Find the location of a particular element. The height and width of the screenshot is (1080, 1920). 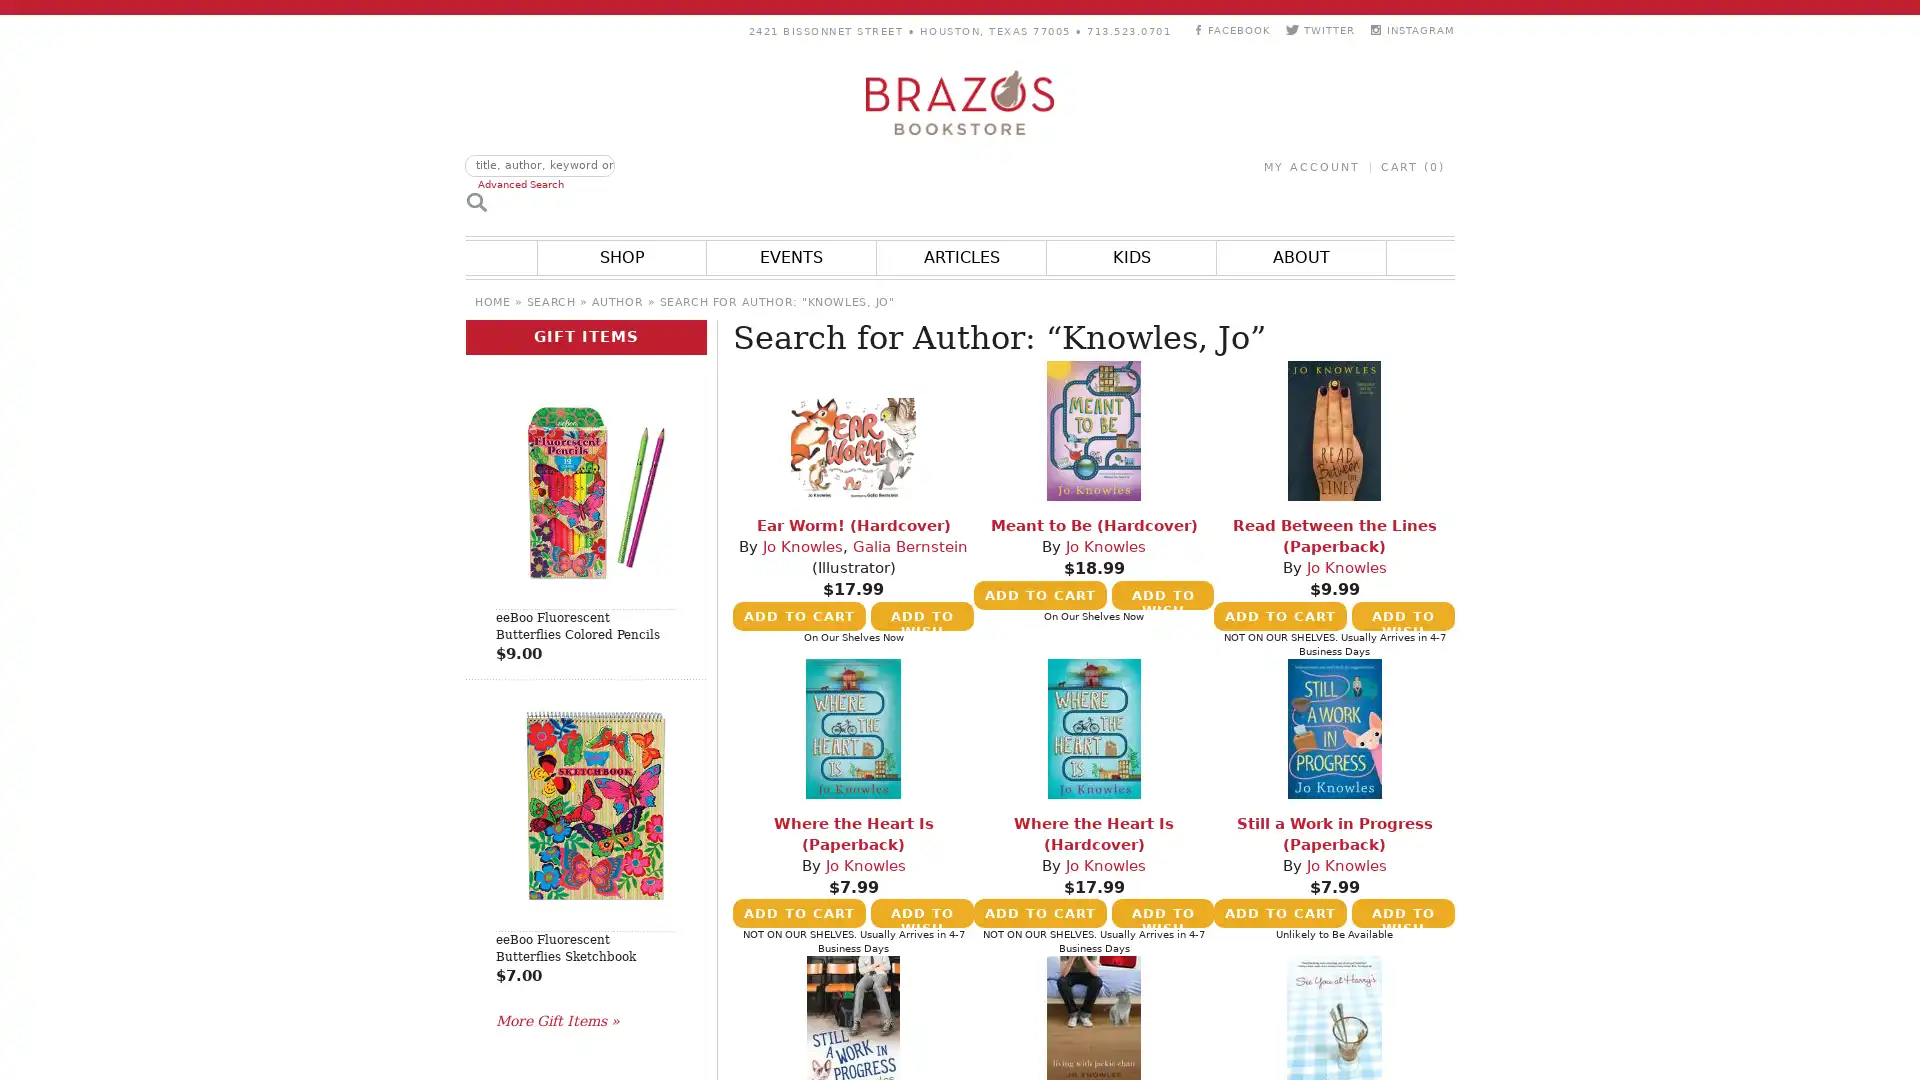

Add to Cart is located at coordinates (1280, 614).